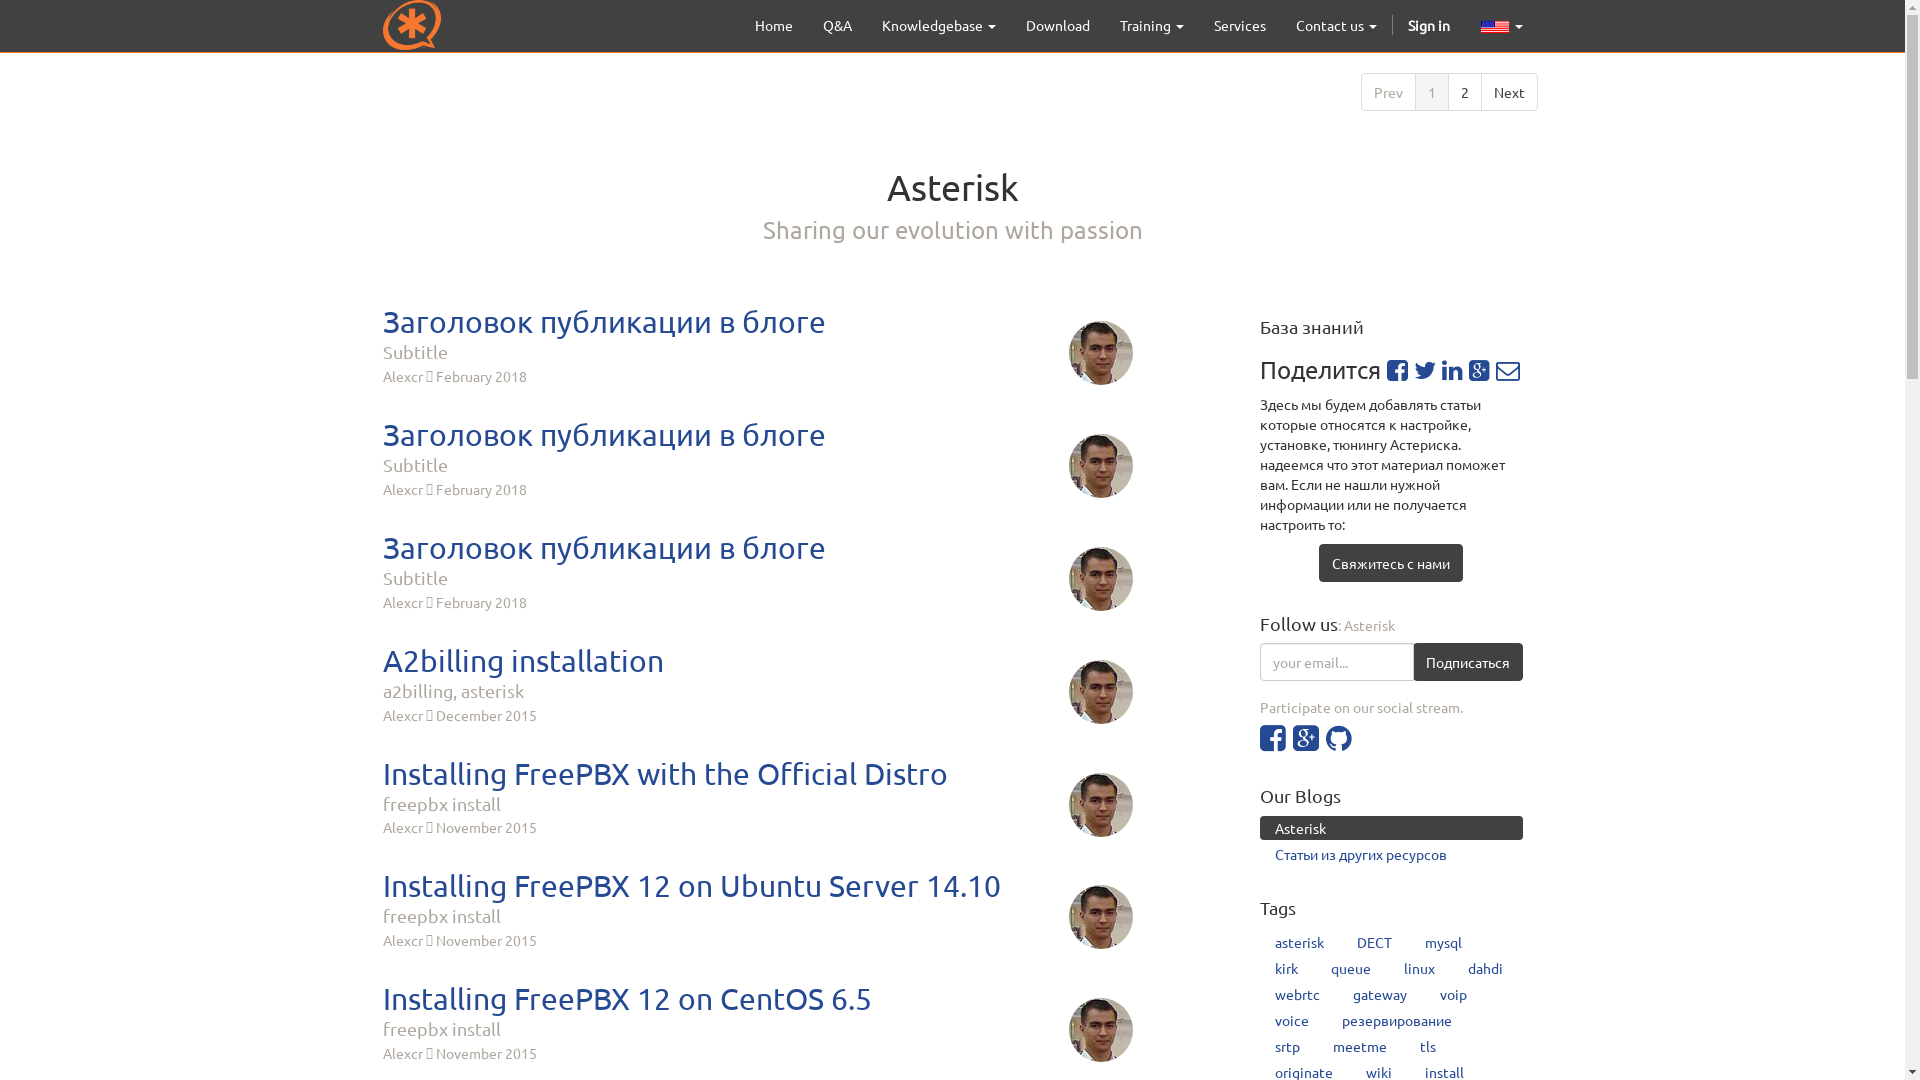 This screenshot has width=1920, height=1080. What do you see at coordinates (837, 24) in the screenshot?
I see `'Q&A'` at bounding box center [837, 24].